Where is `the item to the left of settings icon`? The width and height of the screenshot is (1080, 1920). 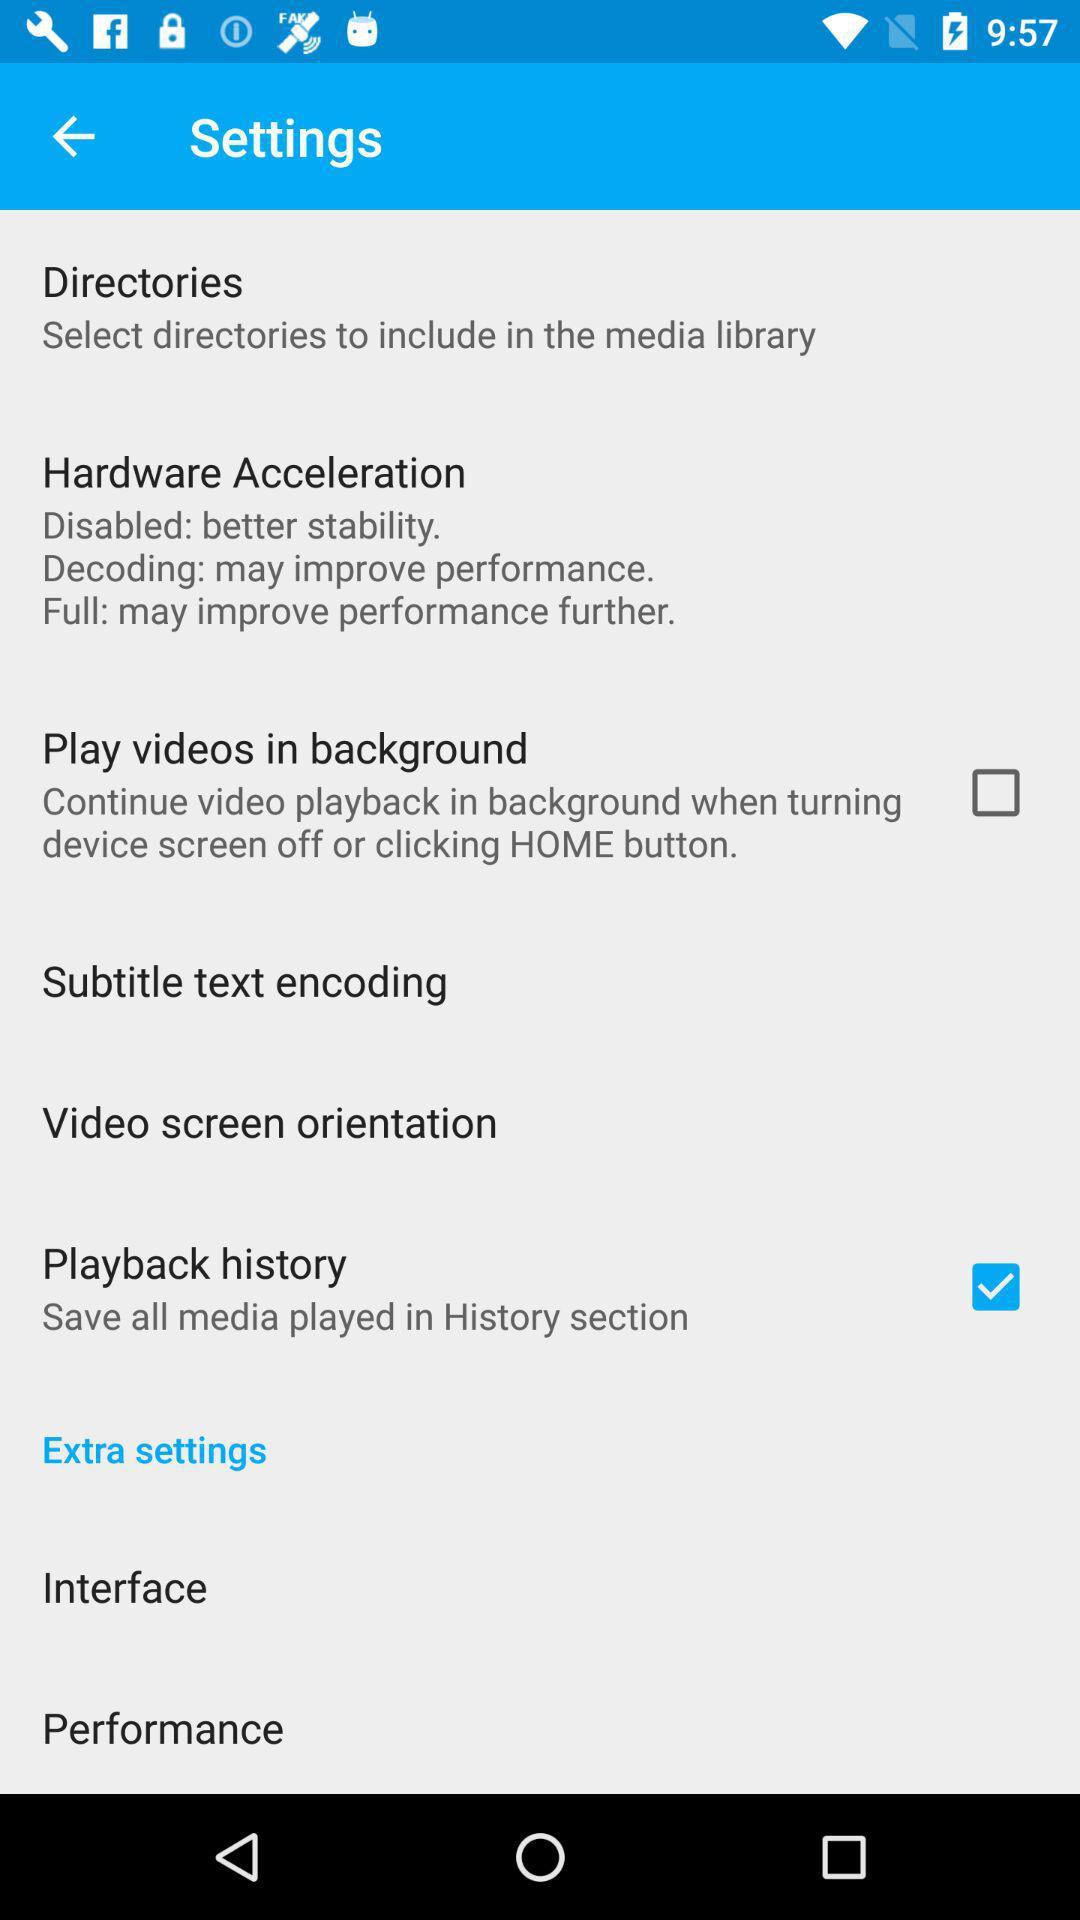
the item to the left of settings icon is located at coordinates (72, 135).